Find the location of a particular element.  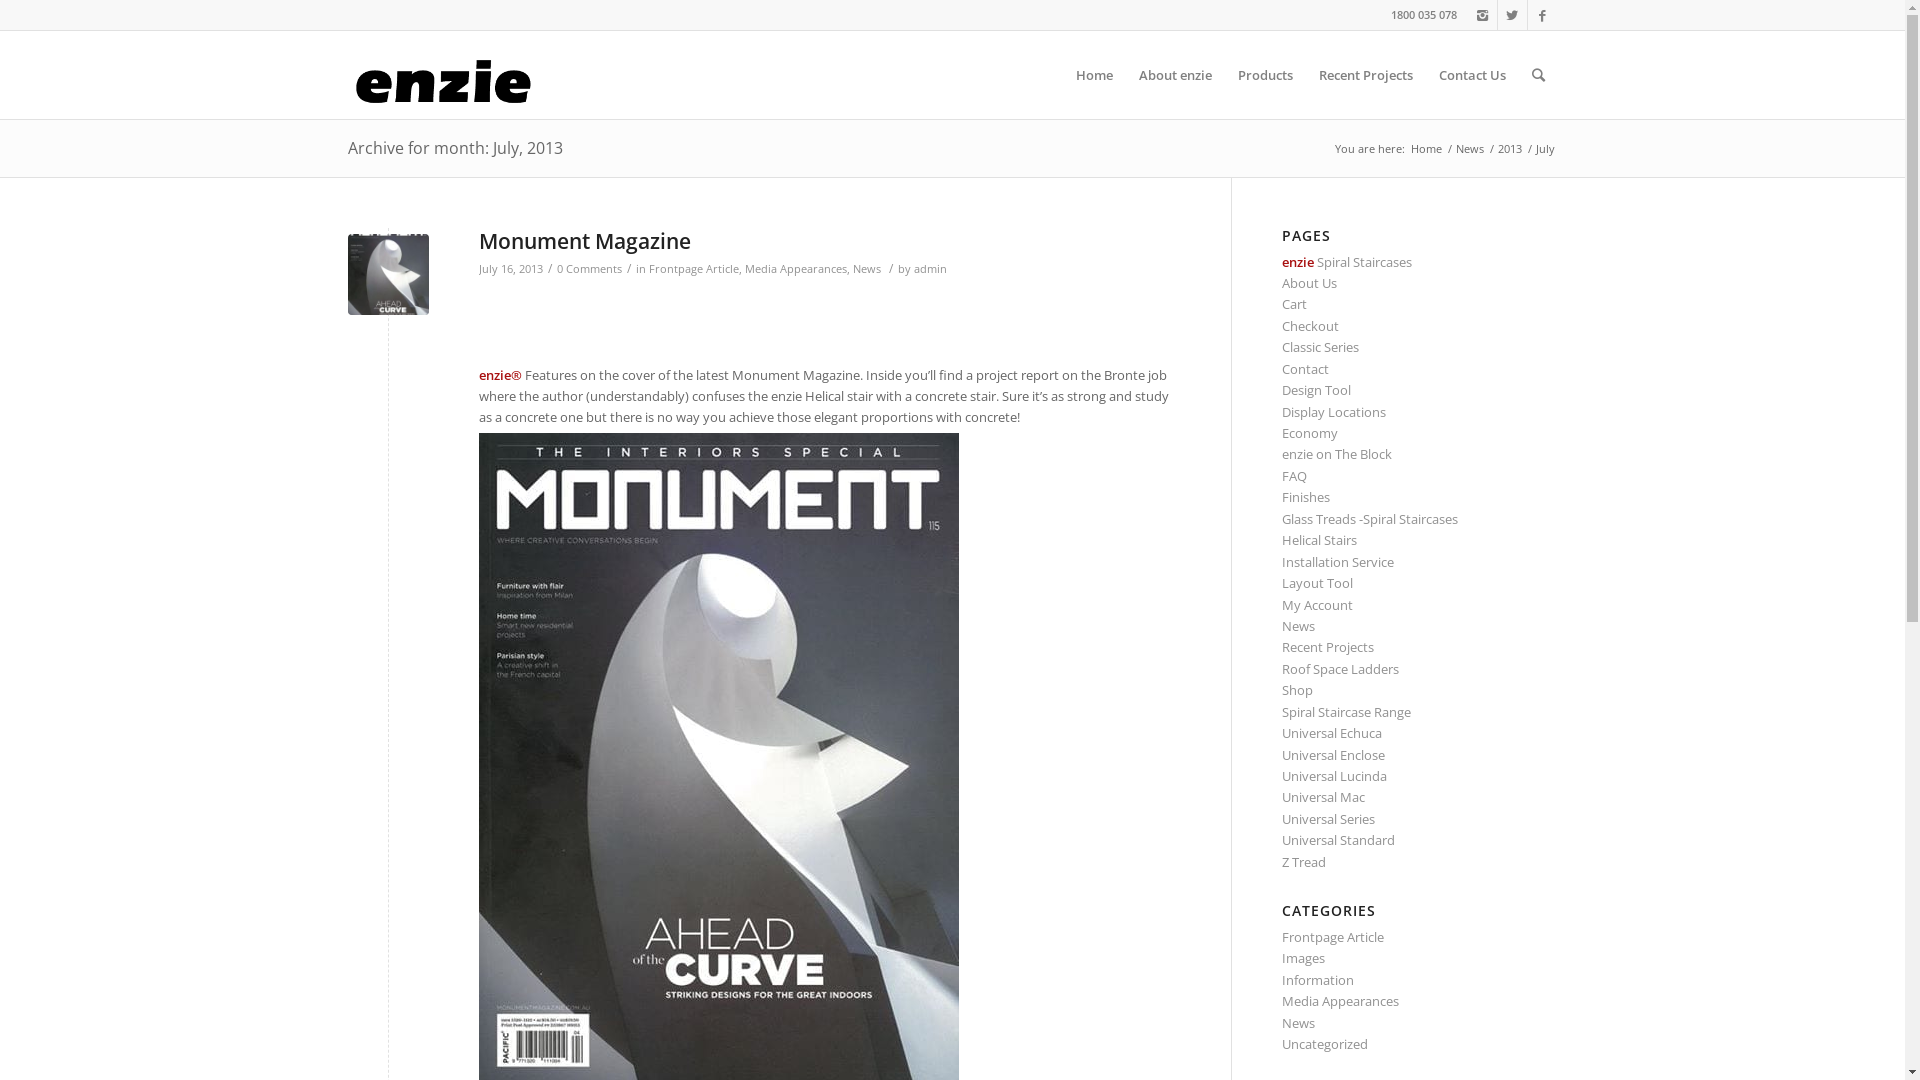

'Universal Lucinda' is located at coordinates (1334, 774).